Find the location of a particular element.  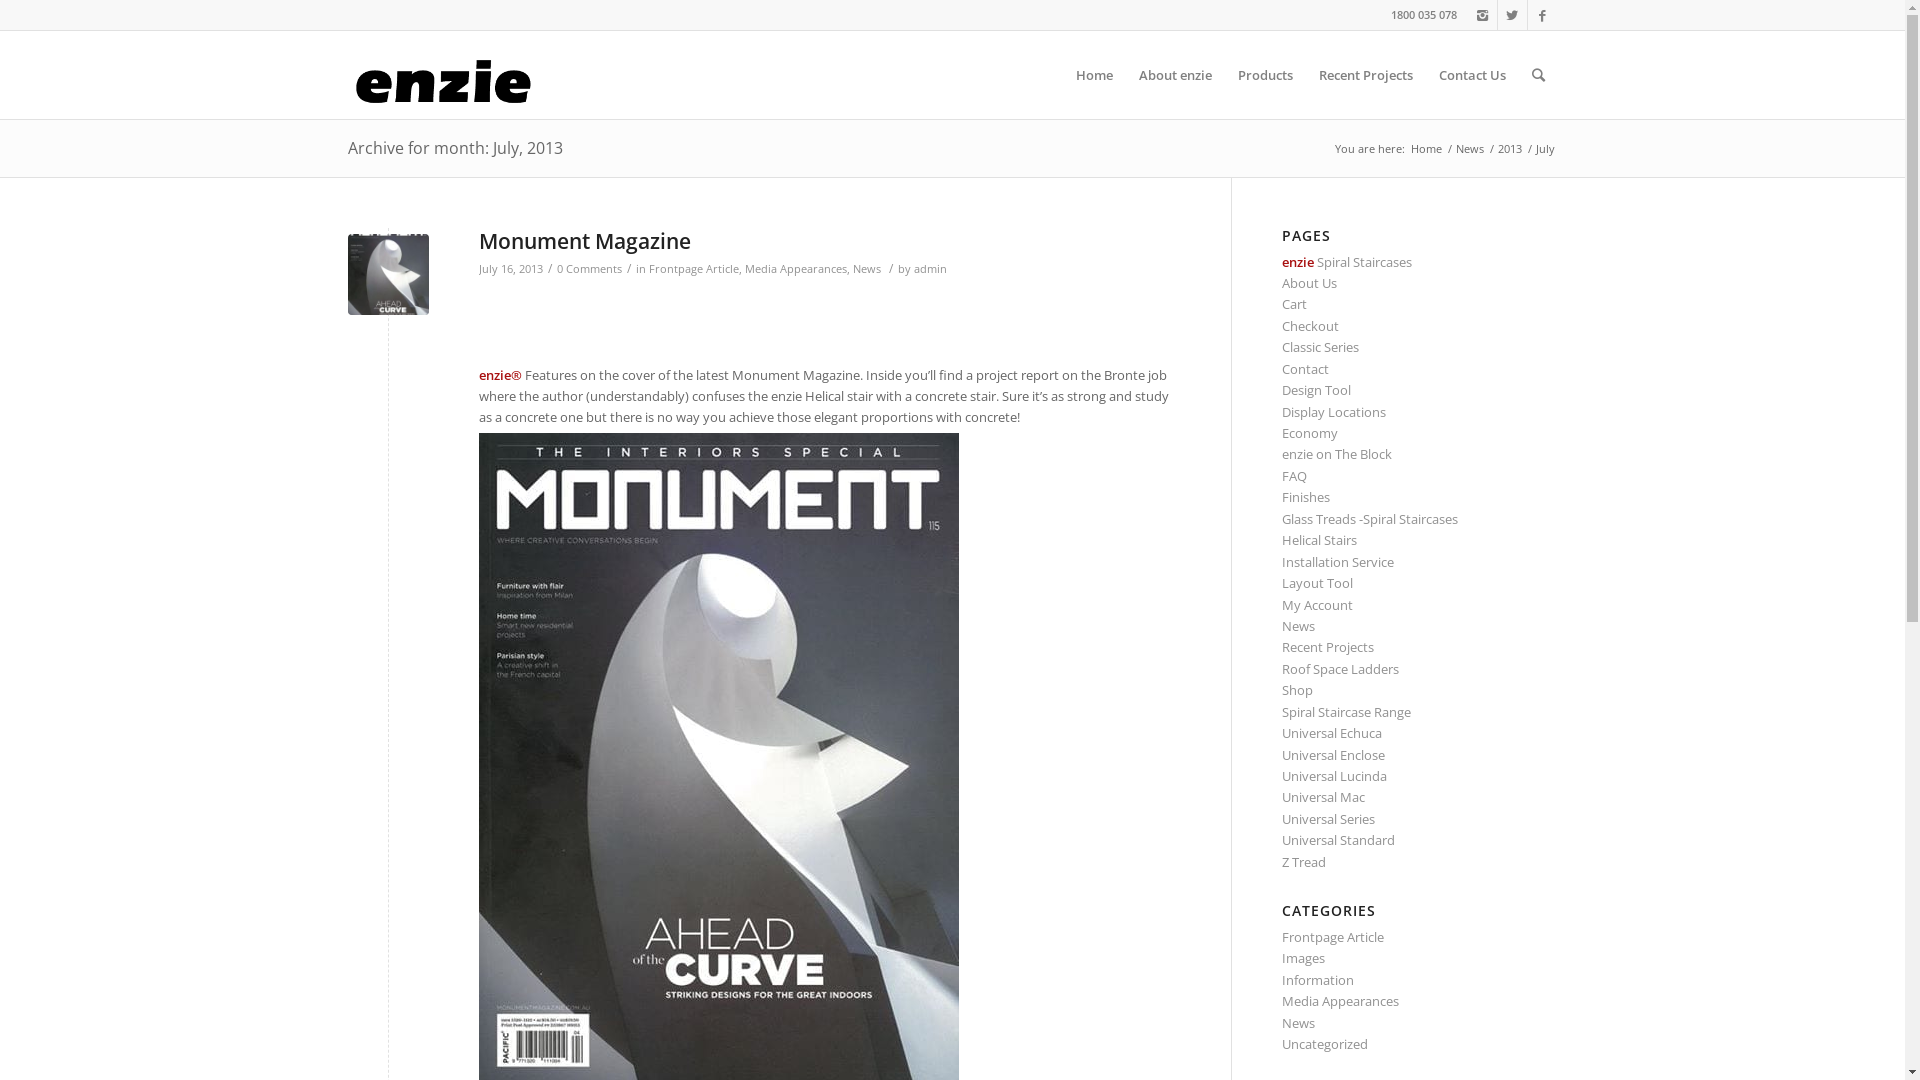

'Universal Lucinda' is located at coordinates (1334, 774).